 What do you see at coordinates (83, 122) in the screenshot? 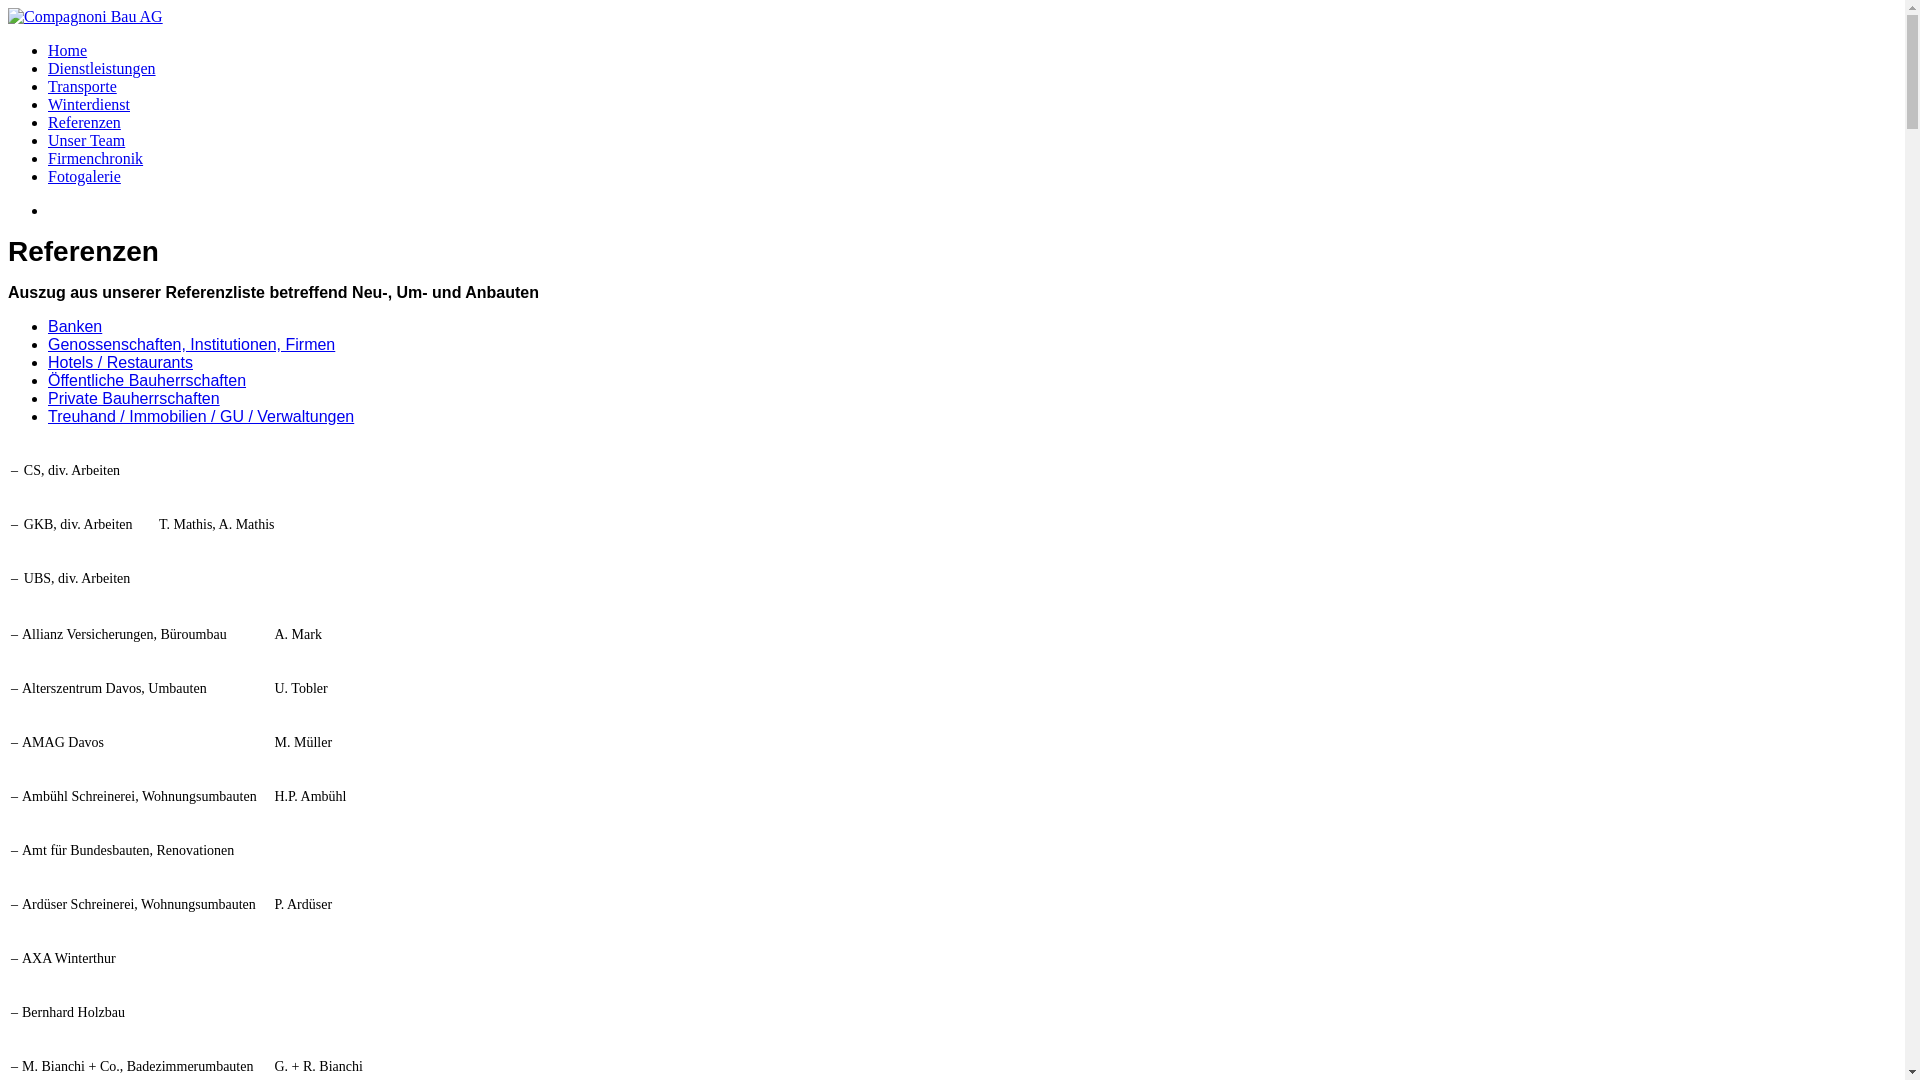
I see `'Referenzen'` at bounding box center [83, 122].